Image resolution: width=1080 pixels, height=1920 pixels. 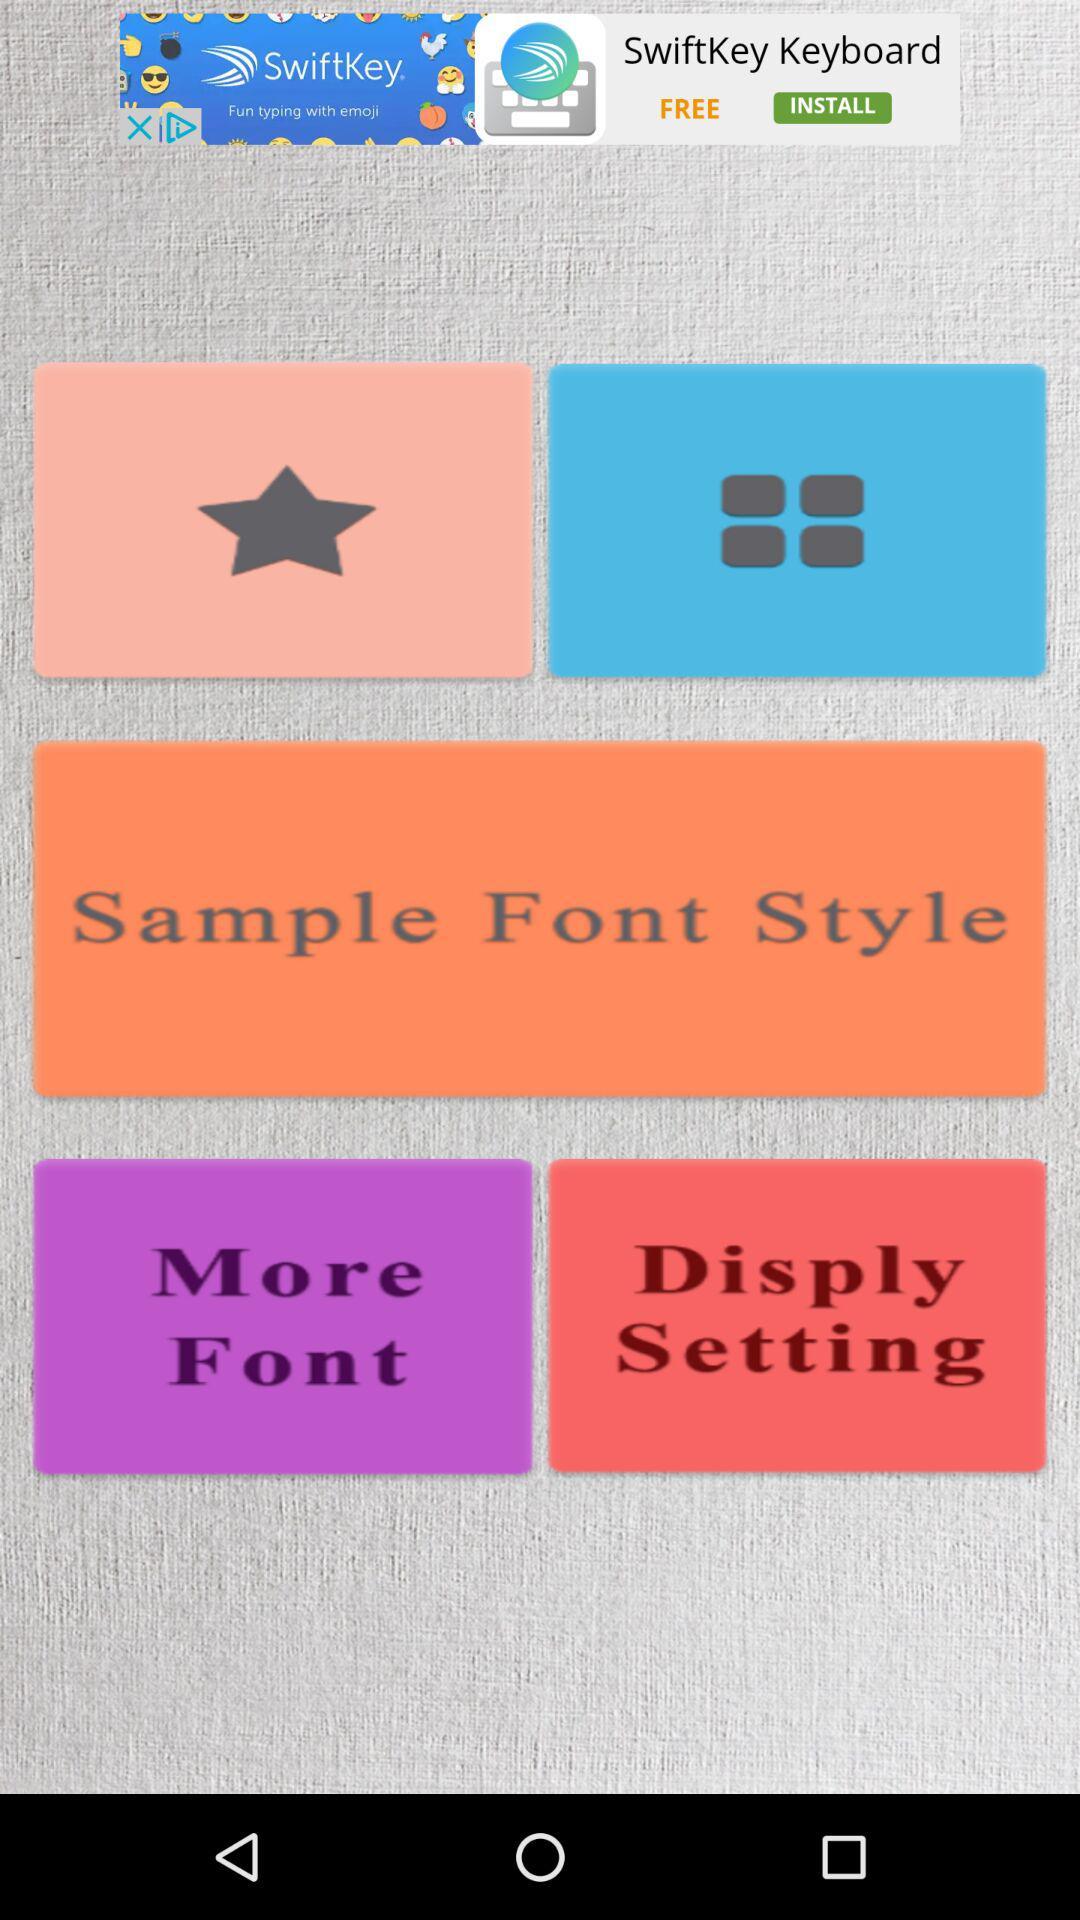 What do you see at coordinates (540, 79) in the screenshot?
I see `advertisement` at bounding box center [540, 79].